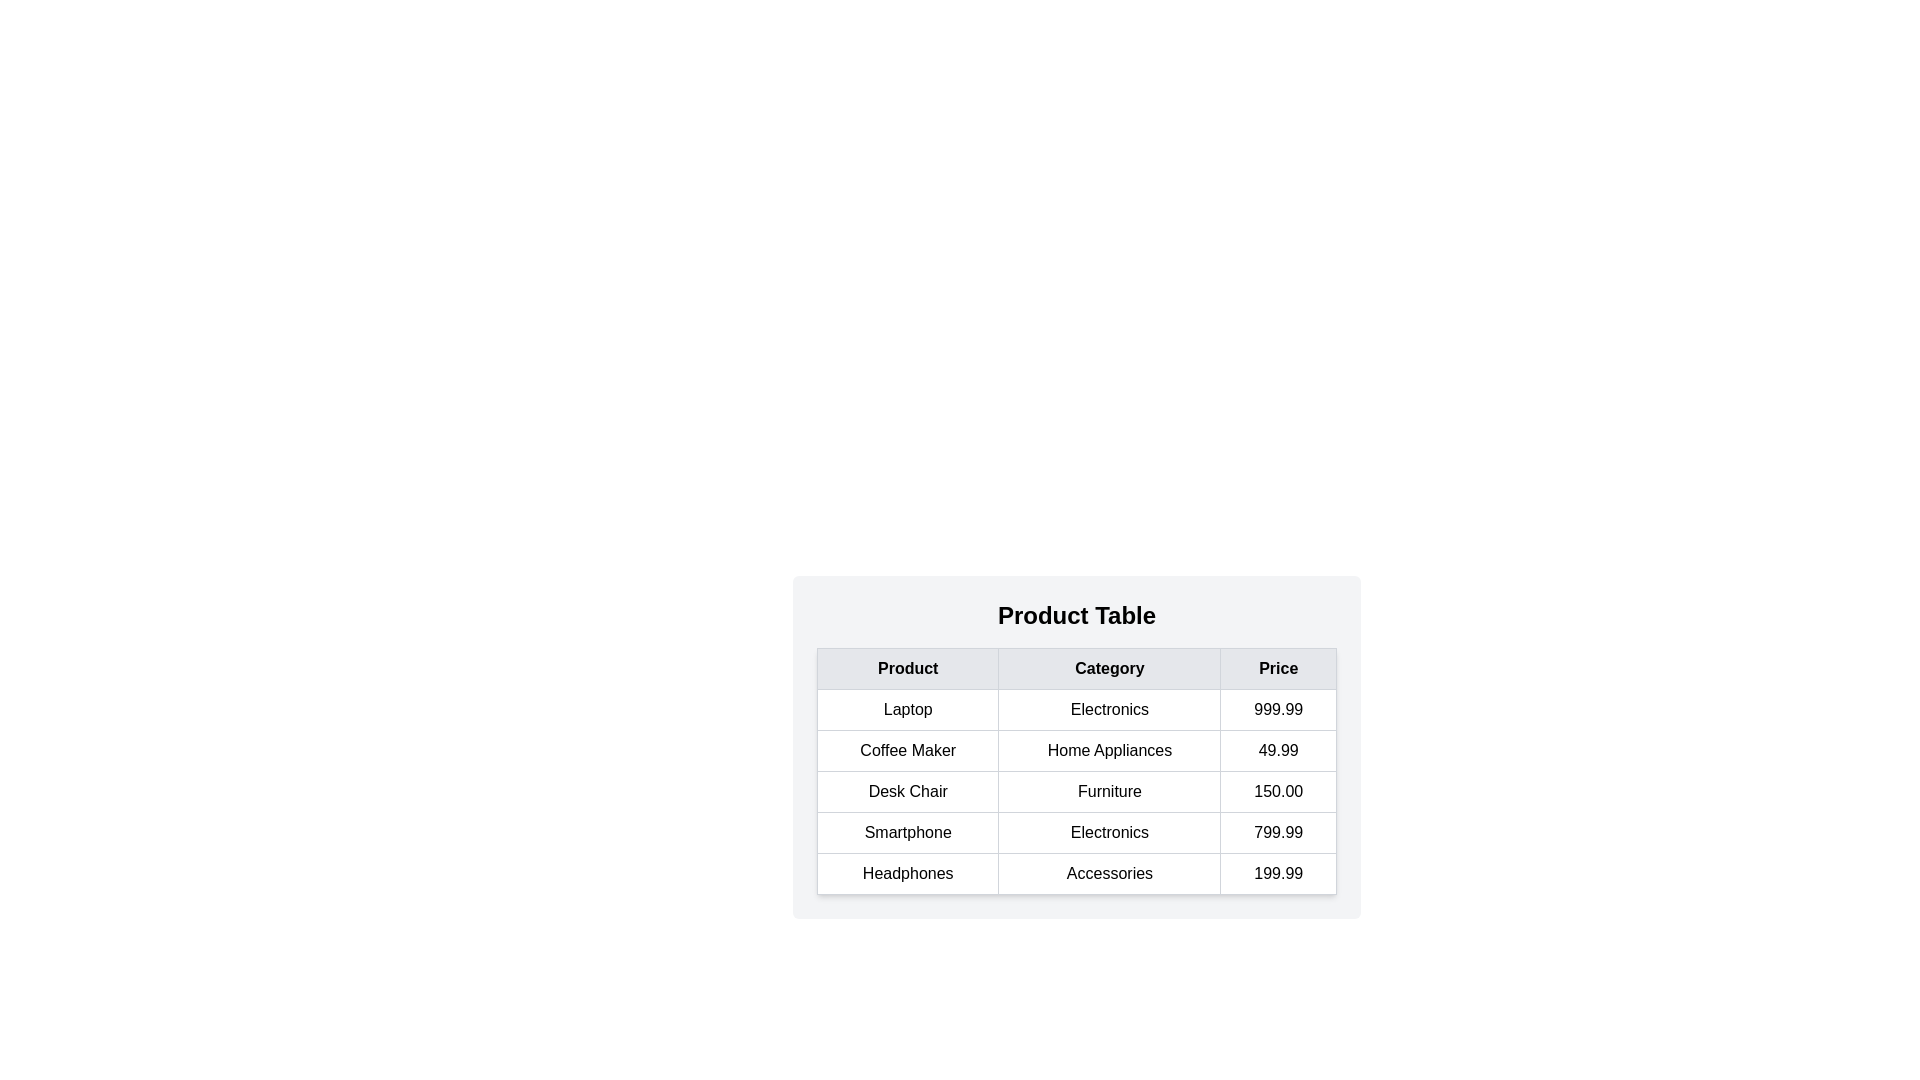 This screenshot has width=1920, height=1080. What do you see at coordinates (1108, 751) in the screenshot?
I see `the static text label indicating 'Home Appliances' in the 'Coffee Maker' row of the table, located under the 'Category' heading` at bounding box center [1108, 751].